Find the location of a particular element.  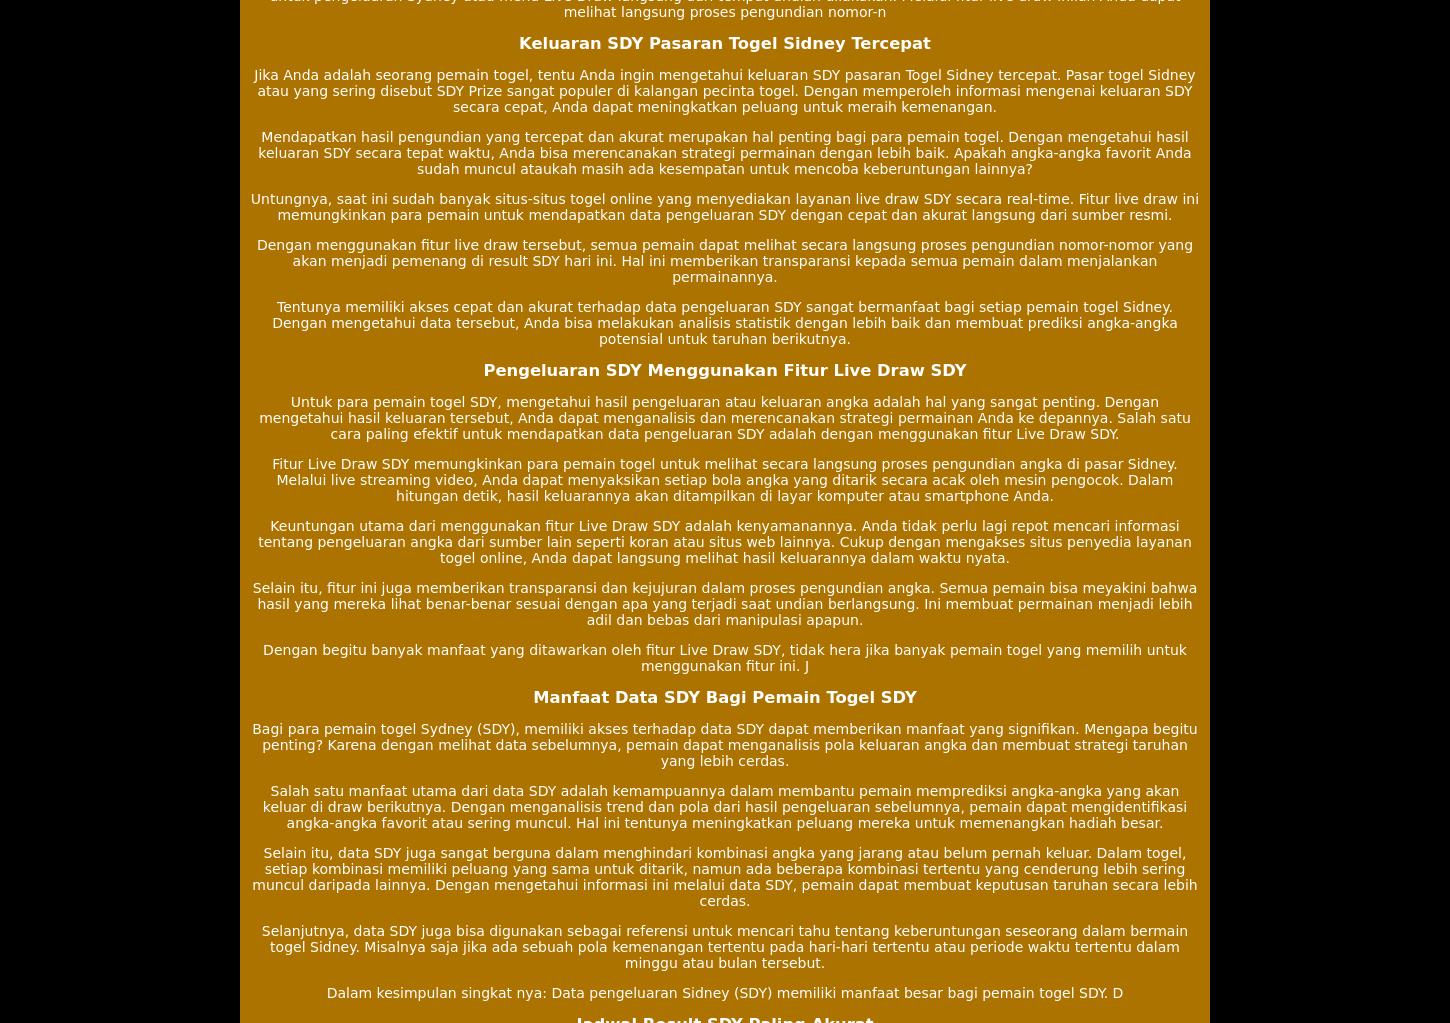

'Mendapatkan hasil pengundian yang tercepat dan akurat merupakan hal penting bagi para pemain togel. Dengan mengetahui hasil keluaran SDY secara tepat waktu, Anda bisa merencanakan strategi permainan dengan lebih baik. Apakah angka-angka favorit Anda sudah muncul ataukah masih ada kesempatan untuk mencoba keberuntungan lainnya?' is located at coordinates (723, 151).